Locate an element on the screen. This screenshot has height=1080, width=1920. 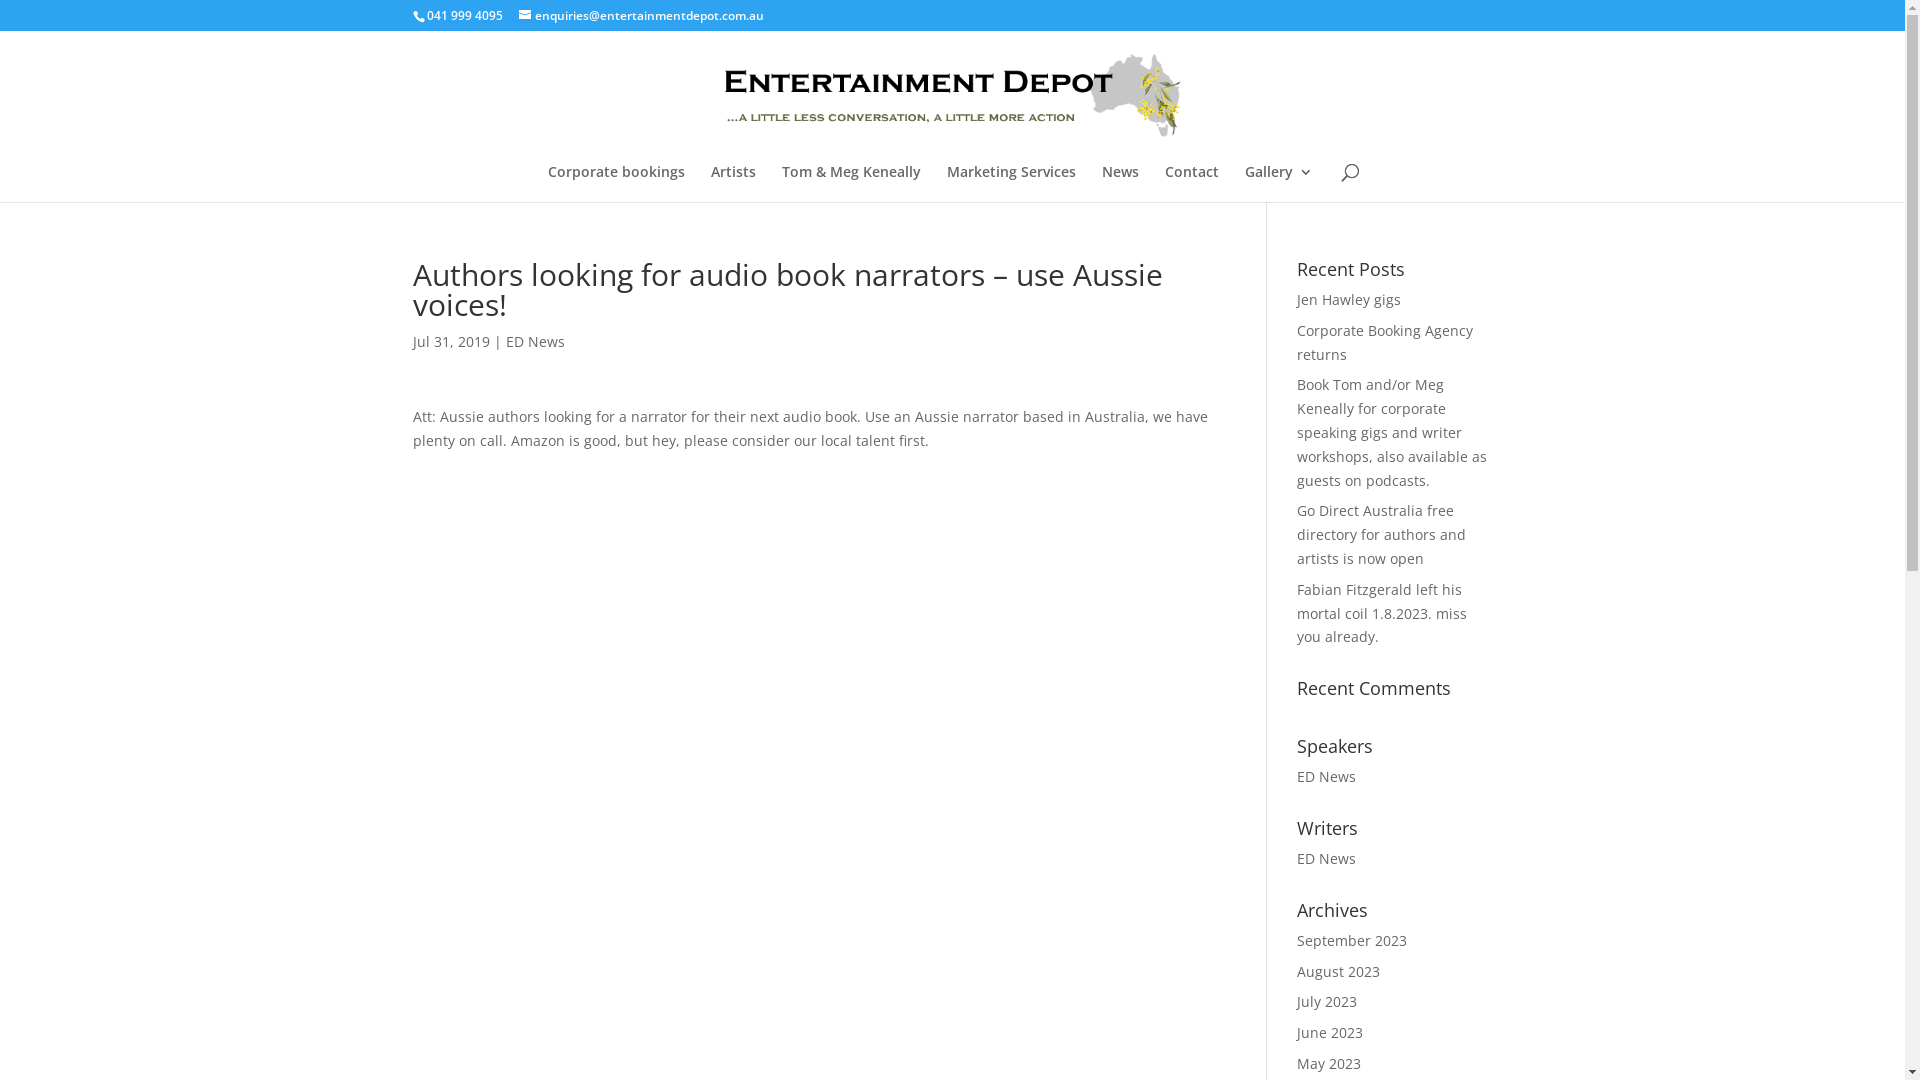
'Contact' is located at coordinates (1191, 183).